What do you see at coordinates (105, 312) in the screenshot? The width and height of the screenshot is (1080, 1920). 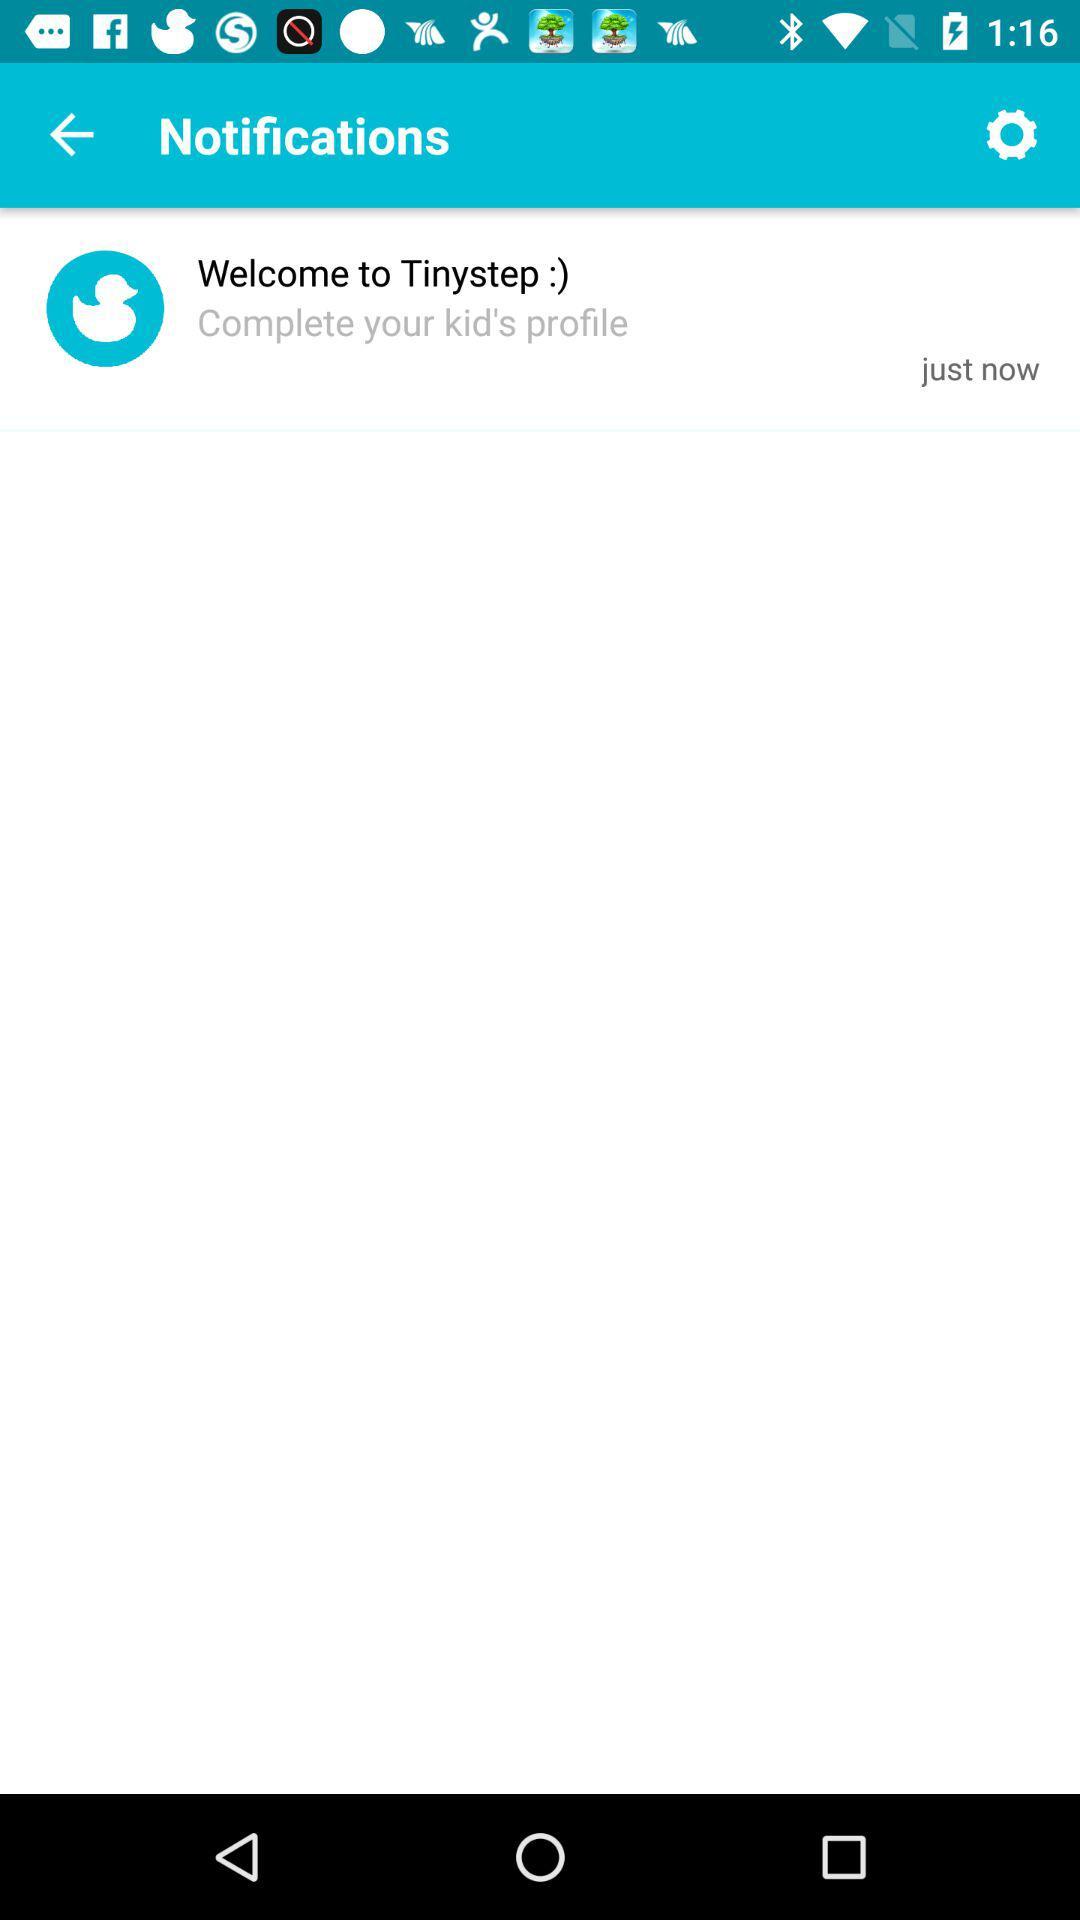 I see `item next to the welcome to tinystep :)` at bounding box center [105, 312].